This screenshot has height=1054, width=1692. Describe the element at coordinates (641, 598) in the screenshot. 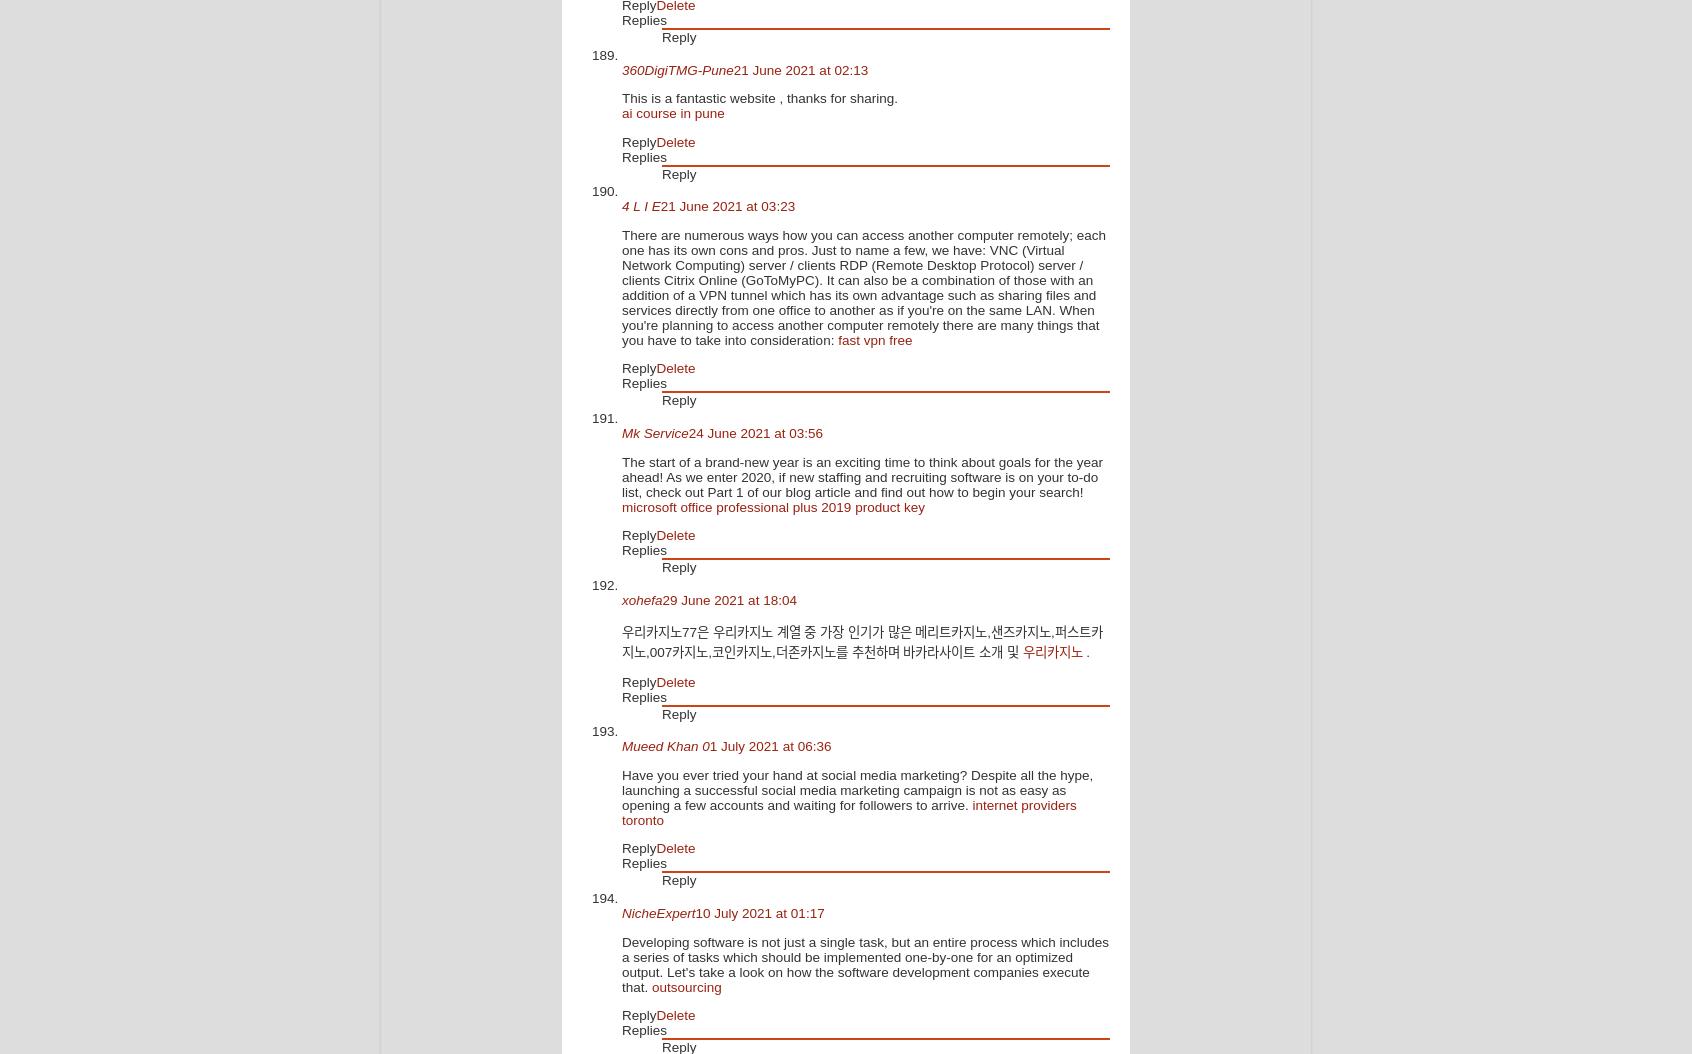

I see `'xohefa'` at that location.